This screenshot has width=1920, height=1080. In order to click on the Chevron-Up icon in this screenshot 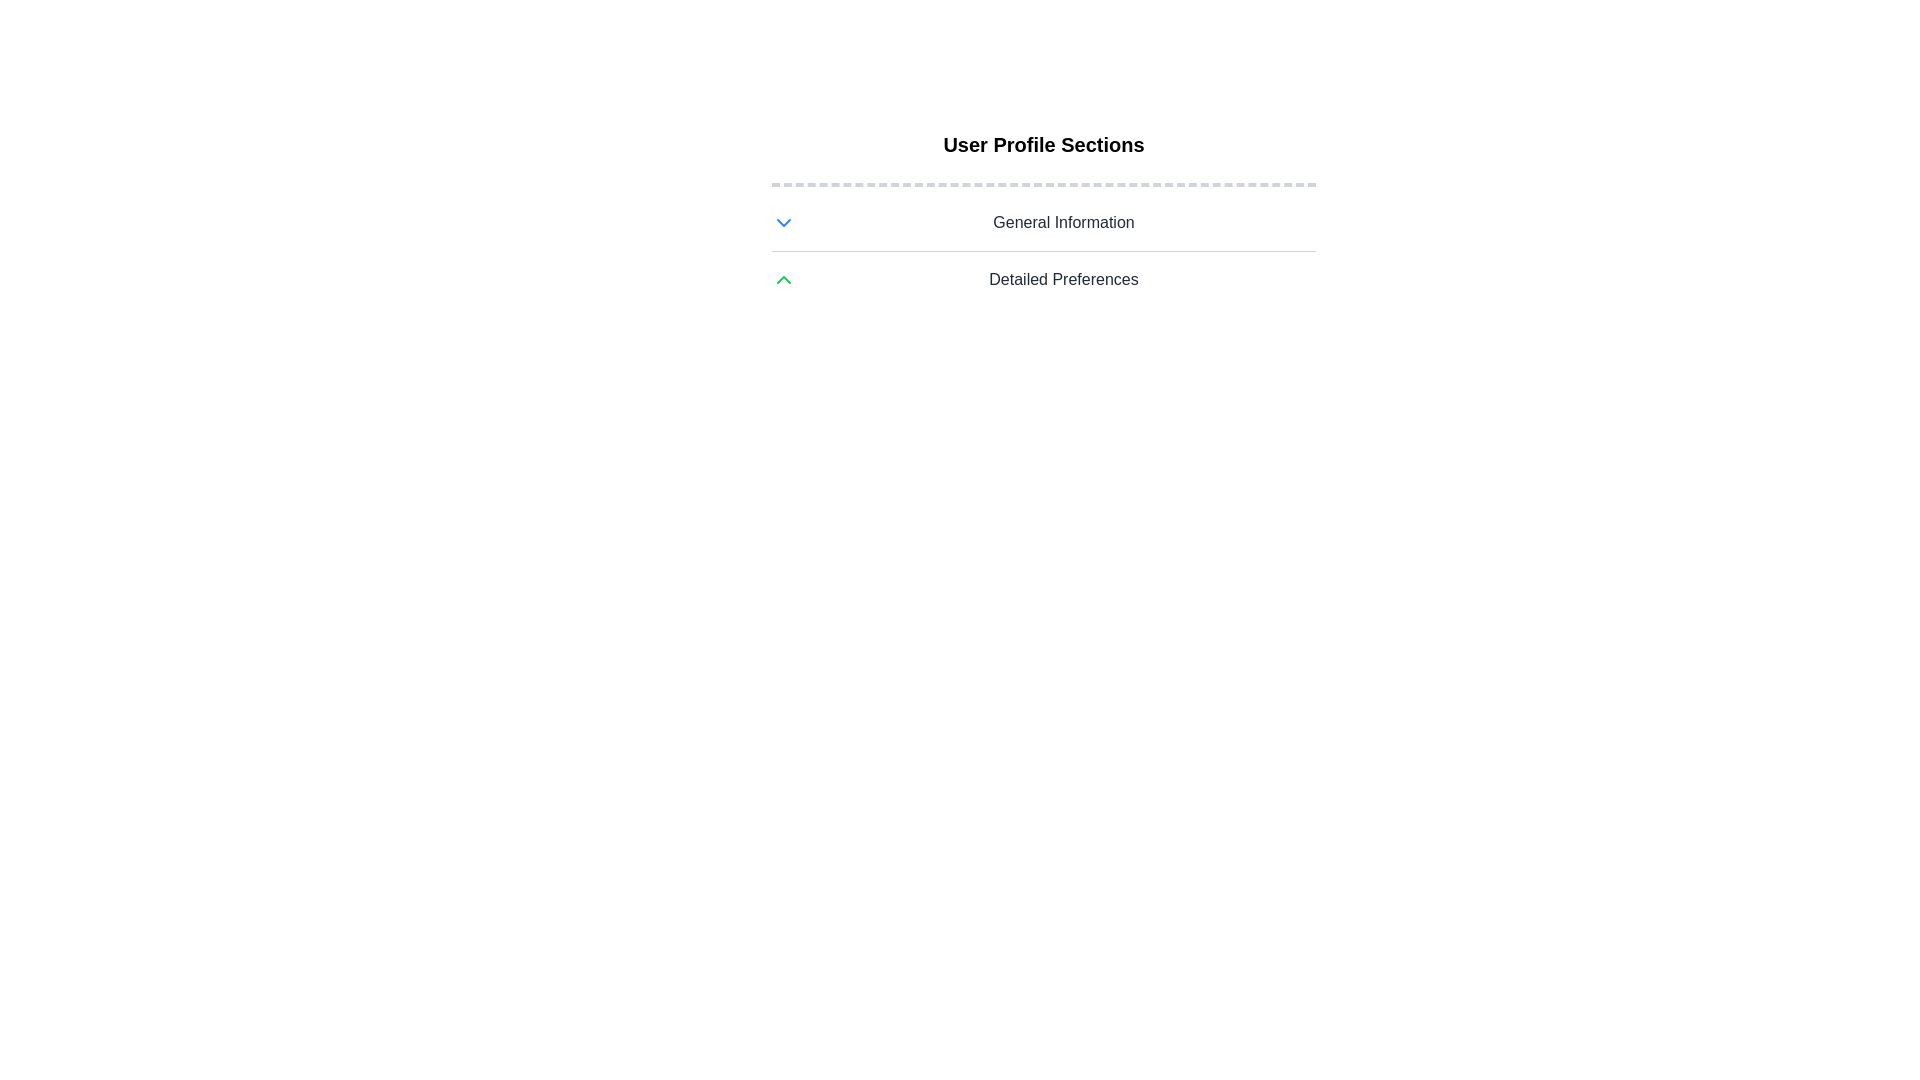, I will do `click(782, 280)`.